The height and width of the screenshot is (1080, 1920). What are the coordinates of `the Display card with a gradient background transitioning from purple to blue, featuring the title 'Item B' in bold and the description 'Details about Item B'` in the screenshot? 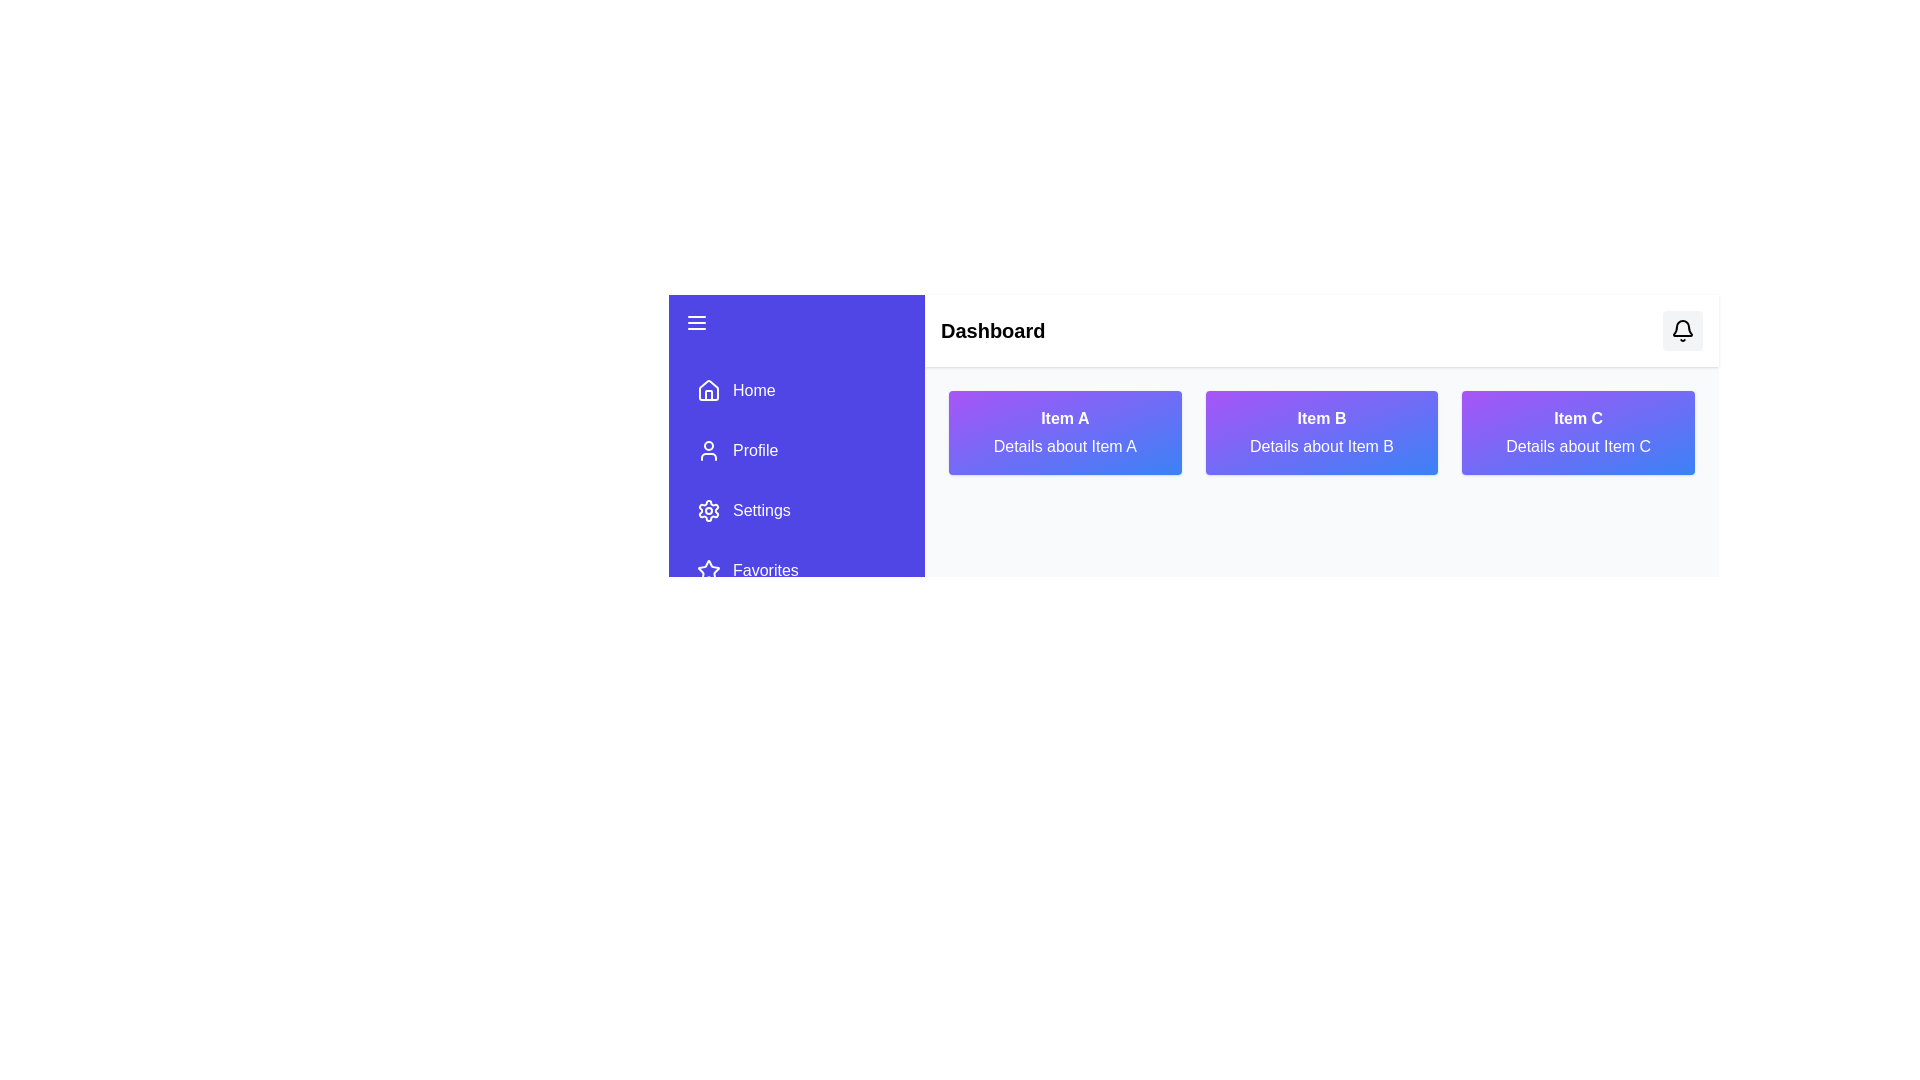 It's located at (1321, 431).